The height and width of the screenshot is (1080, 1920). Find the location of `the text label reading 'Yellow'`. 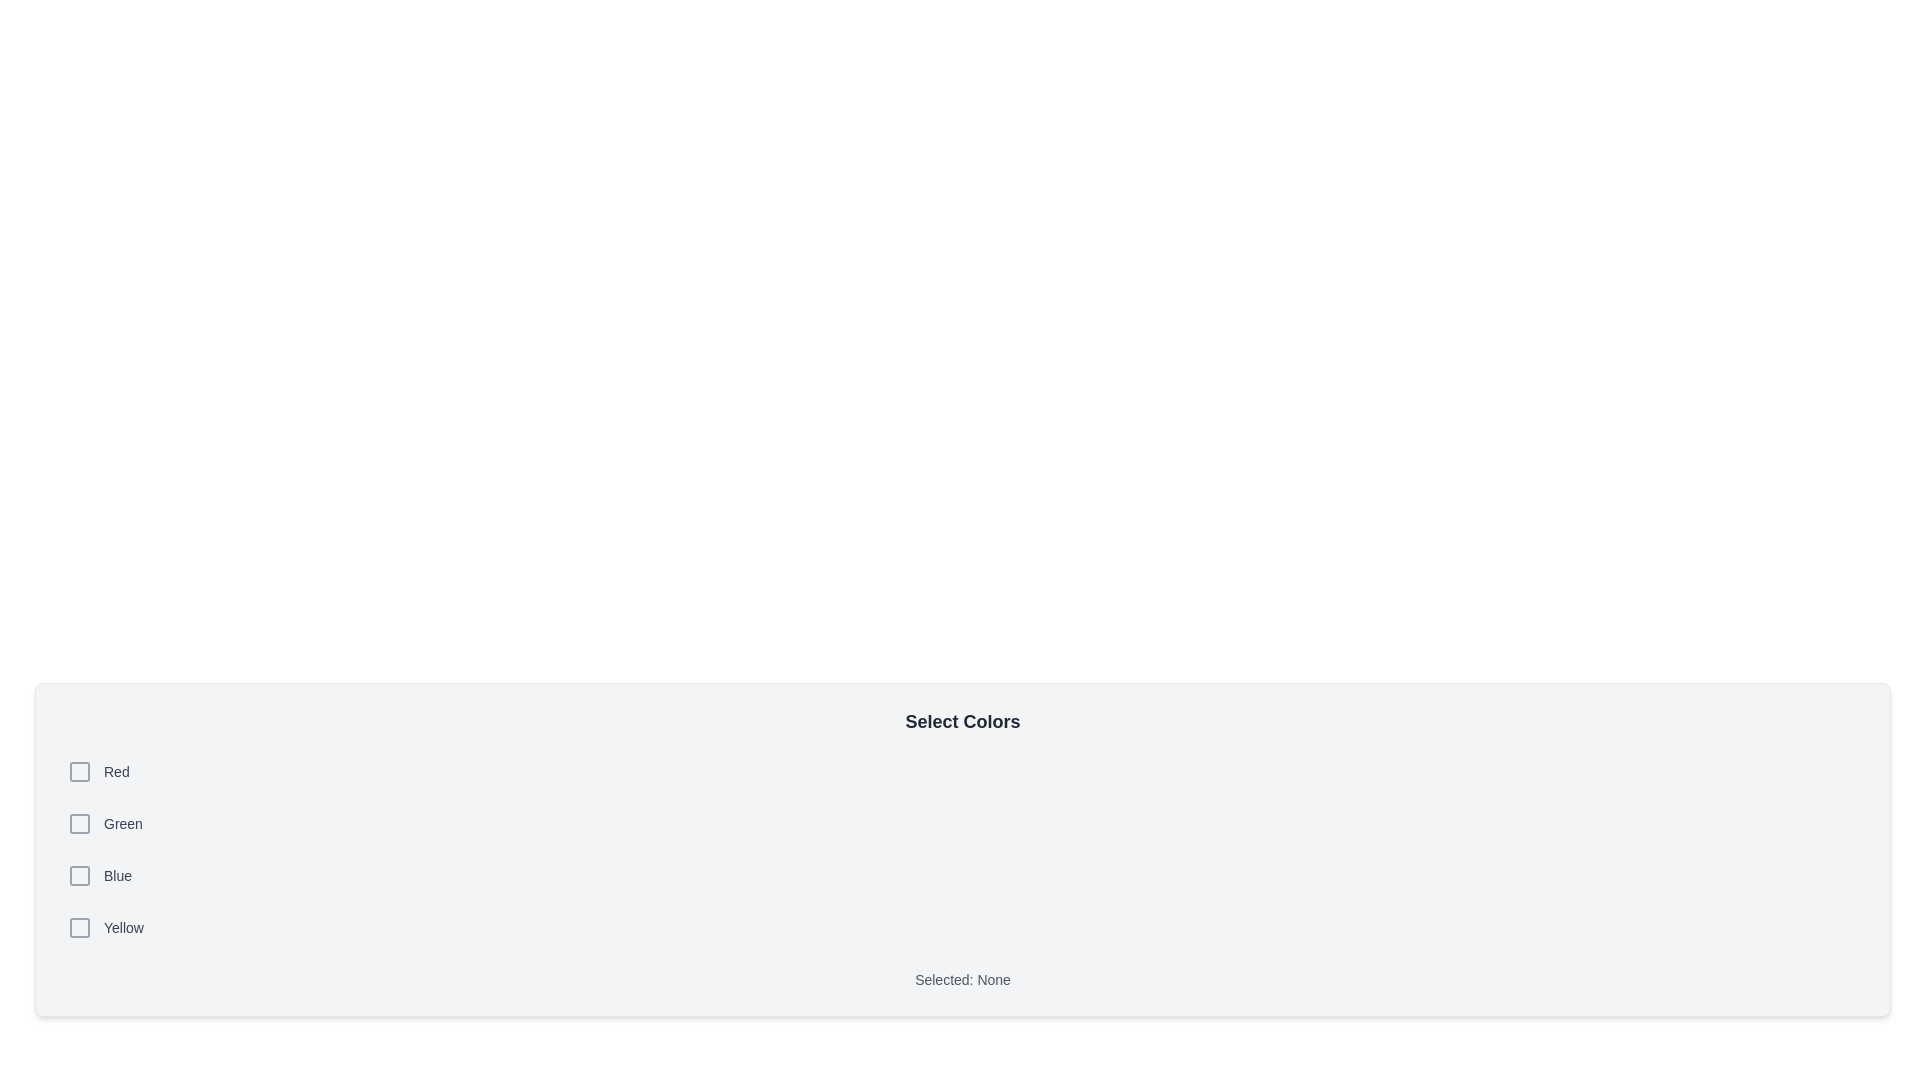

the text label reading 'Yellow' is located at coordinates (123, 928).